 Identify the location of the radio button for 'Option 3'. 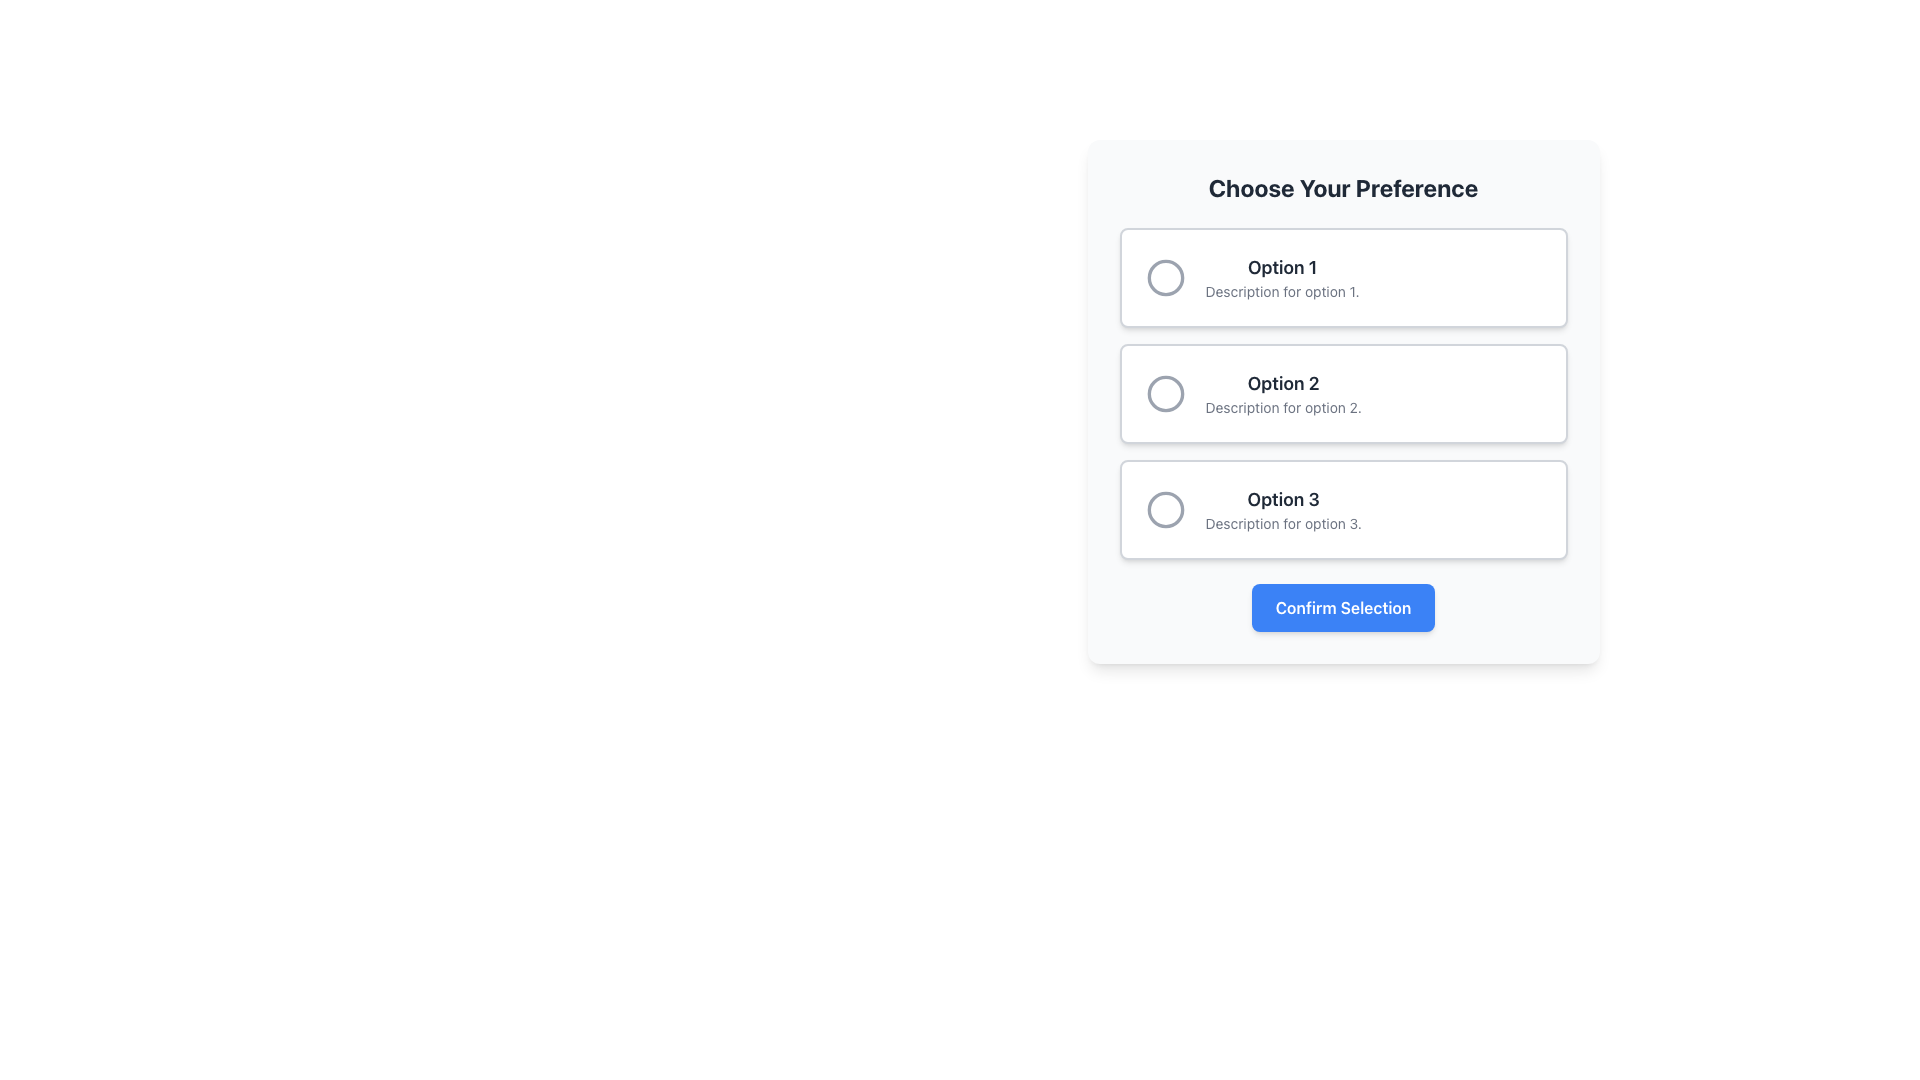
(1165, 508).